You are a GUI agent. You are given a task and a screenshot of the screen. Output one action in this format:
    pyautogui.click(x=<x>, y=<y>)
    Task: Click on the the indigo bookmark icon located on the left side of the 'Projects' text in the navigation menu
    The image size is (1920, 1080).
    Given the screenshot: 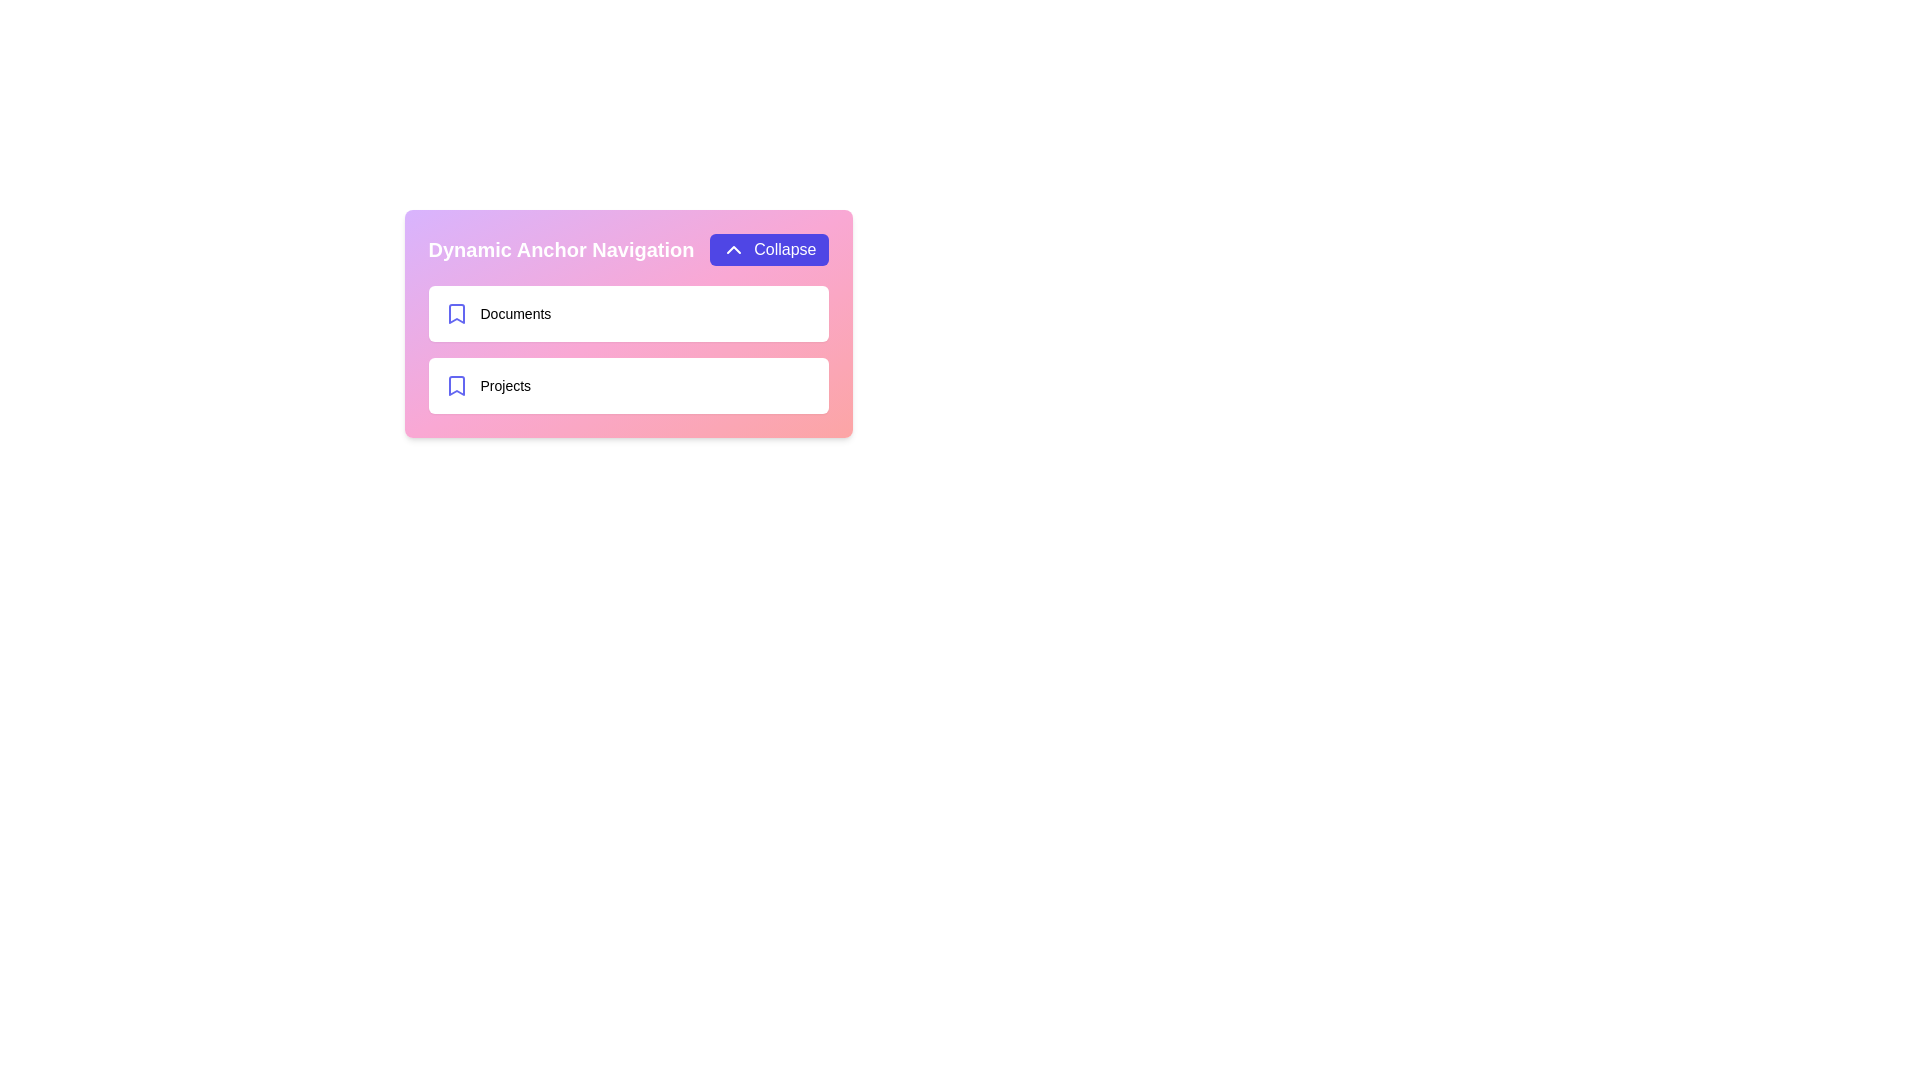 What is the action you would take?
    pyautogui.click(x=455, y=385)
    